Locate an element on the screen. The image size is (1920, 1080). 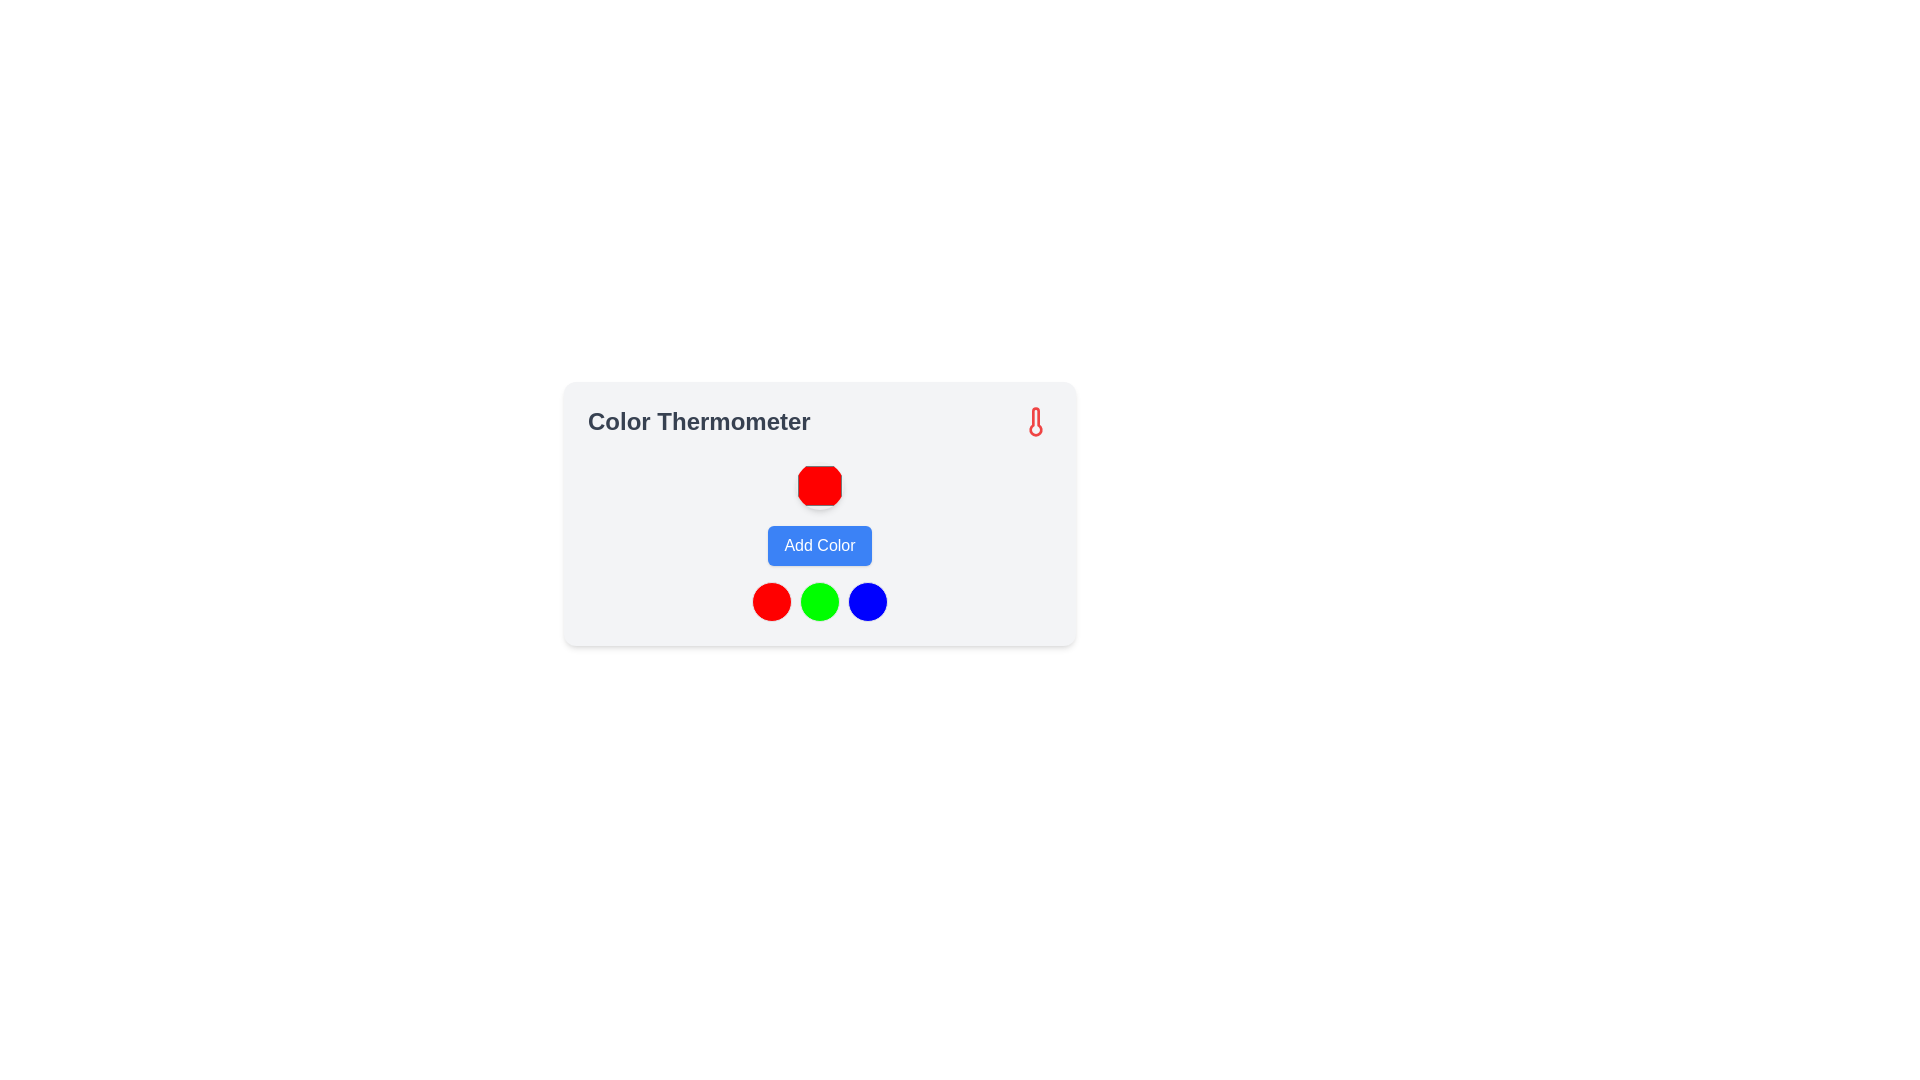
the text content of the Header bar, which indicates the color and thermometer-related features below it is located at coordinates (820, 420).